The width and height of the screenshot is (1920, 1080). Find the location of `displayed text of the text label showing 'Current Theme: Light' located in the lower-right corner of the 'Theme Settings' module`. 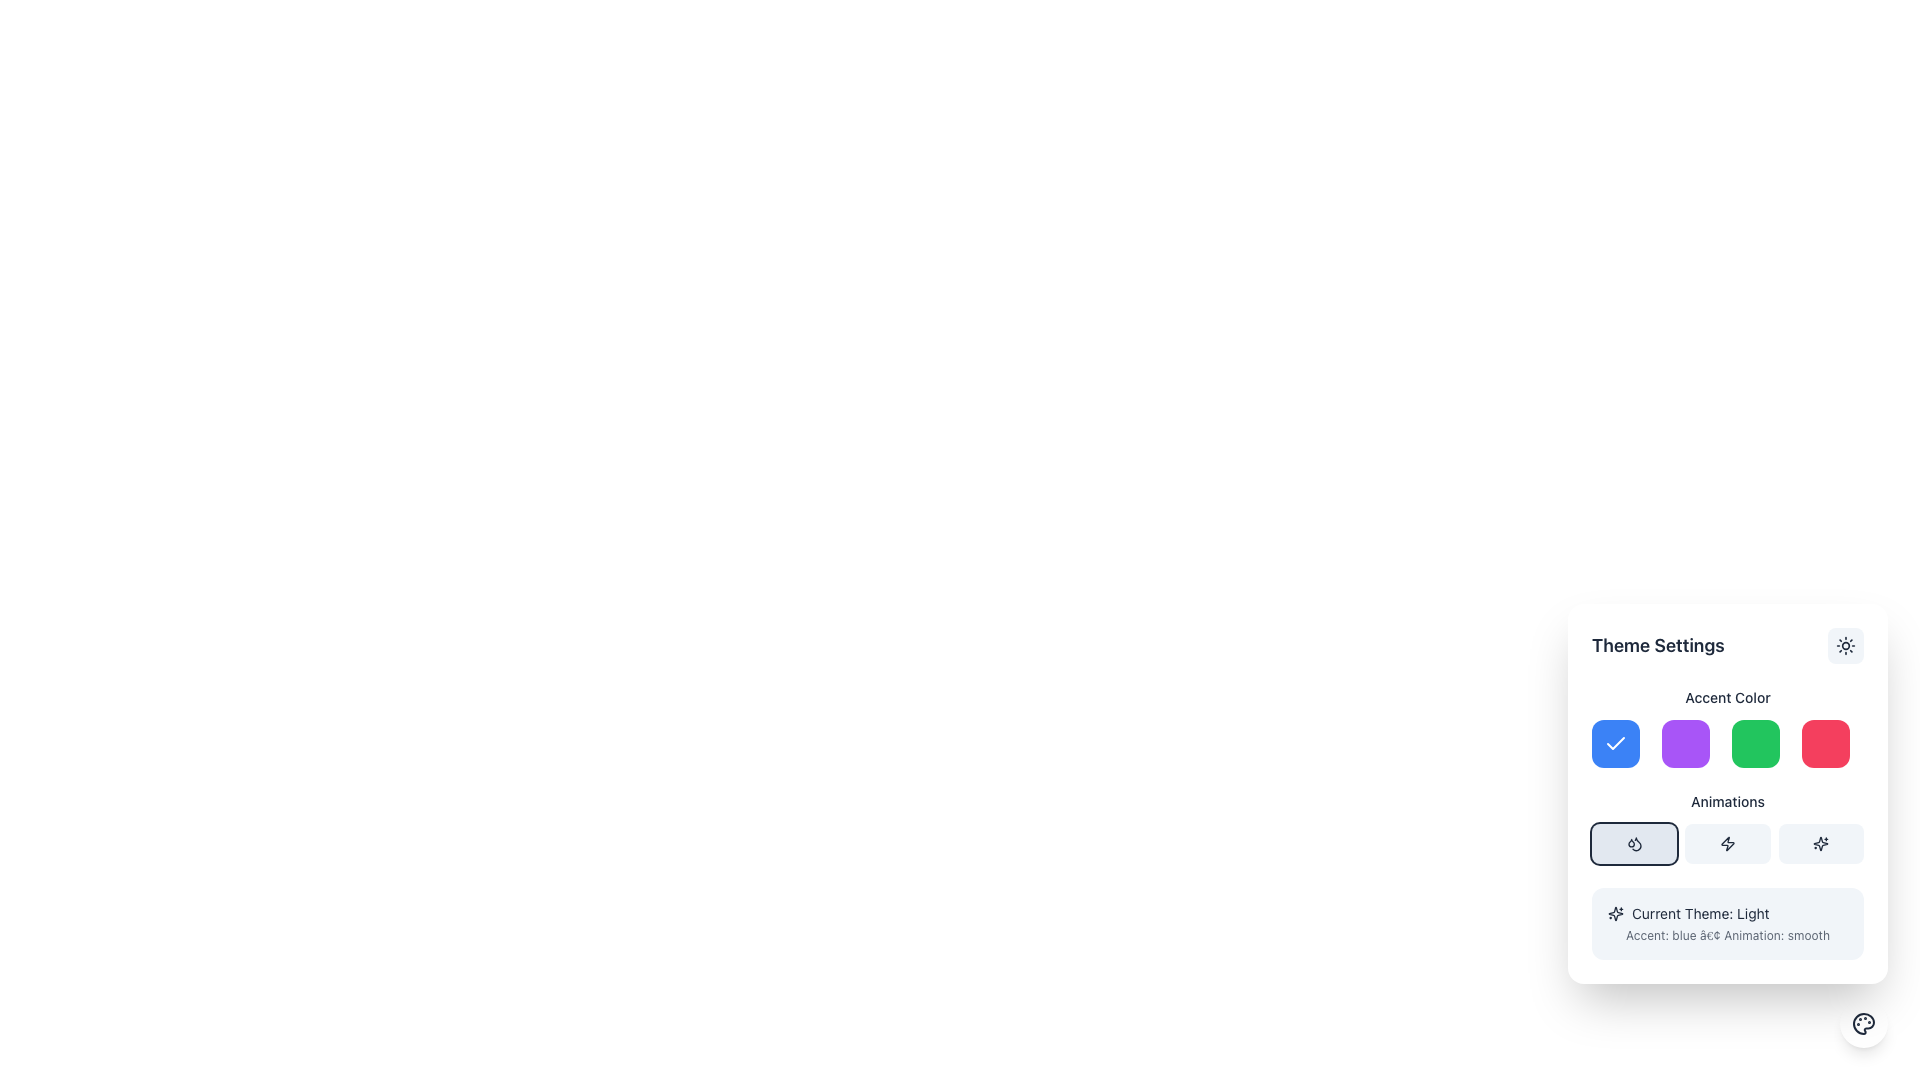

displayed text of the text label showing 'Current Theme: Light' located in the lower-right corner of the 'Theme Settings' module is located at coordinates (1699, 914).